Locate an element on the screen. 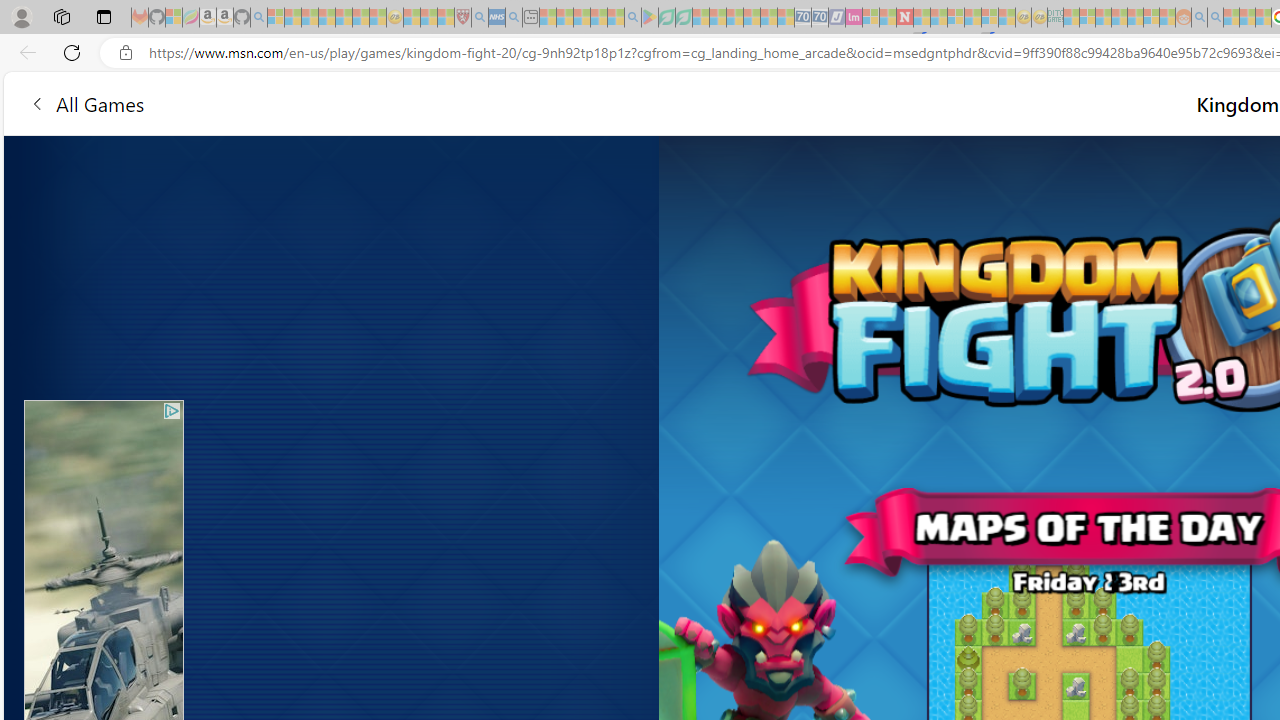 The image size is (1280, 720). 'The Weather Channel - MSN - Sleeping' is located at coordinates (308, 17).